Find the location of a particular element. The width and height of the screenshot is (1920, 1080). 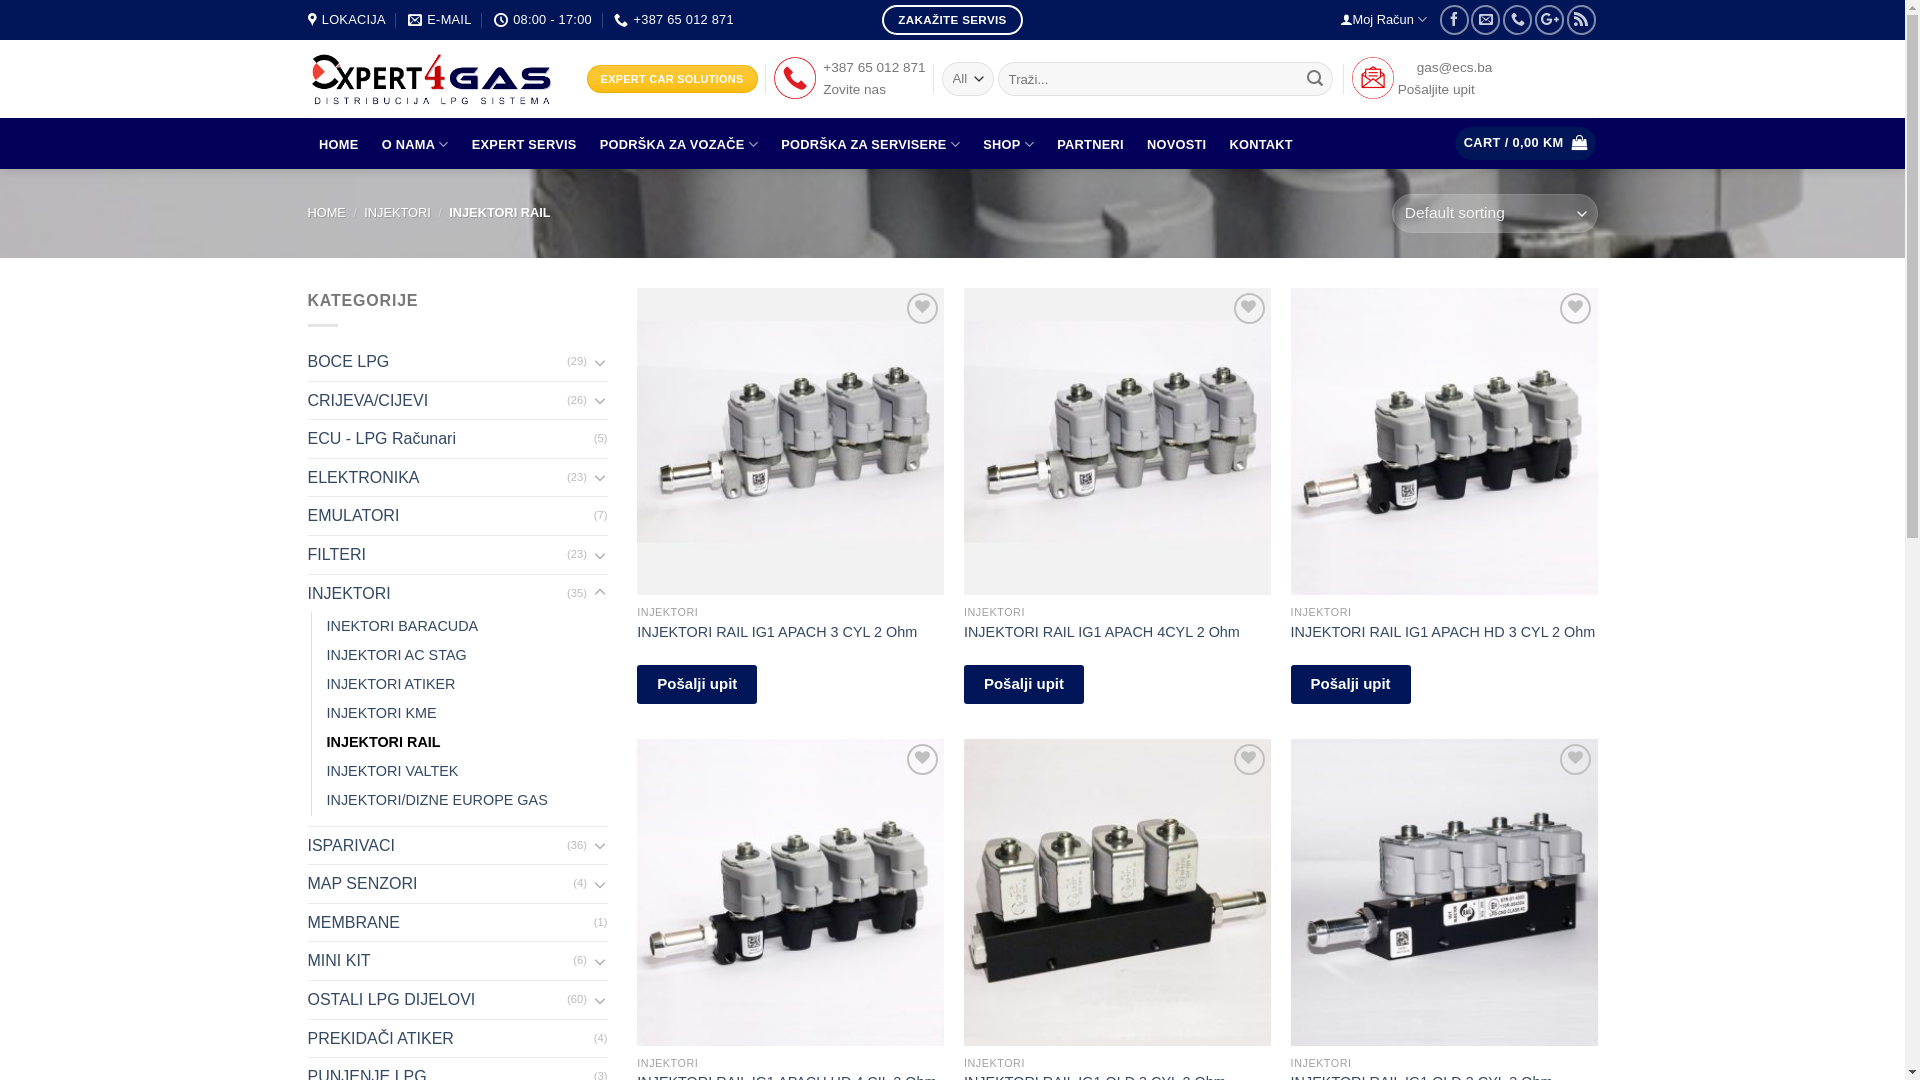

'INJEKTORI/DIZNE EUROPE GAS' is located at coordinates (435, 799).